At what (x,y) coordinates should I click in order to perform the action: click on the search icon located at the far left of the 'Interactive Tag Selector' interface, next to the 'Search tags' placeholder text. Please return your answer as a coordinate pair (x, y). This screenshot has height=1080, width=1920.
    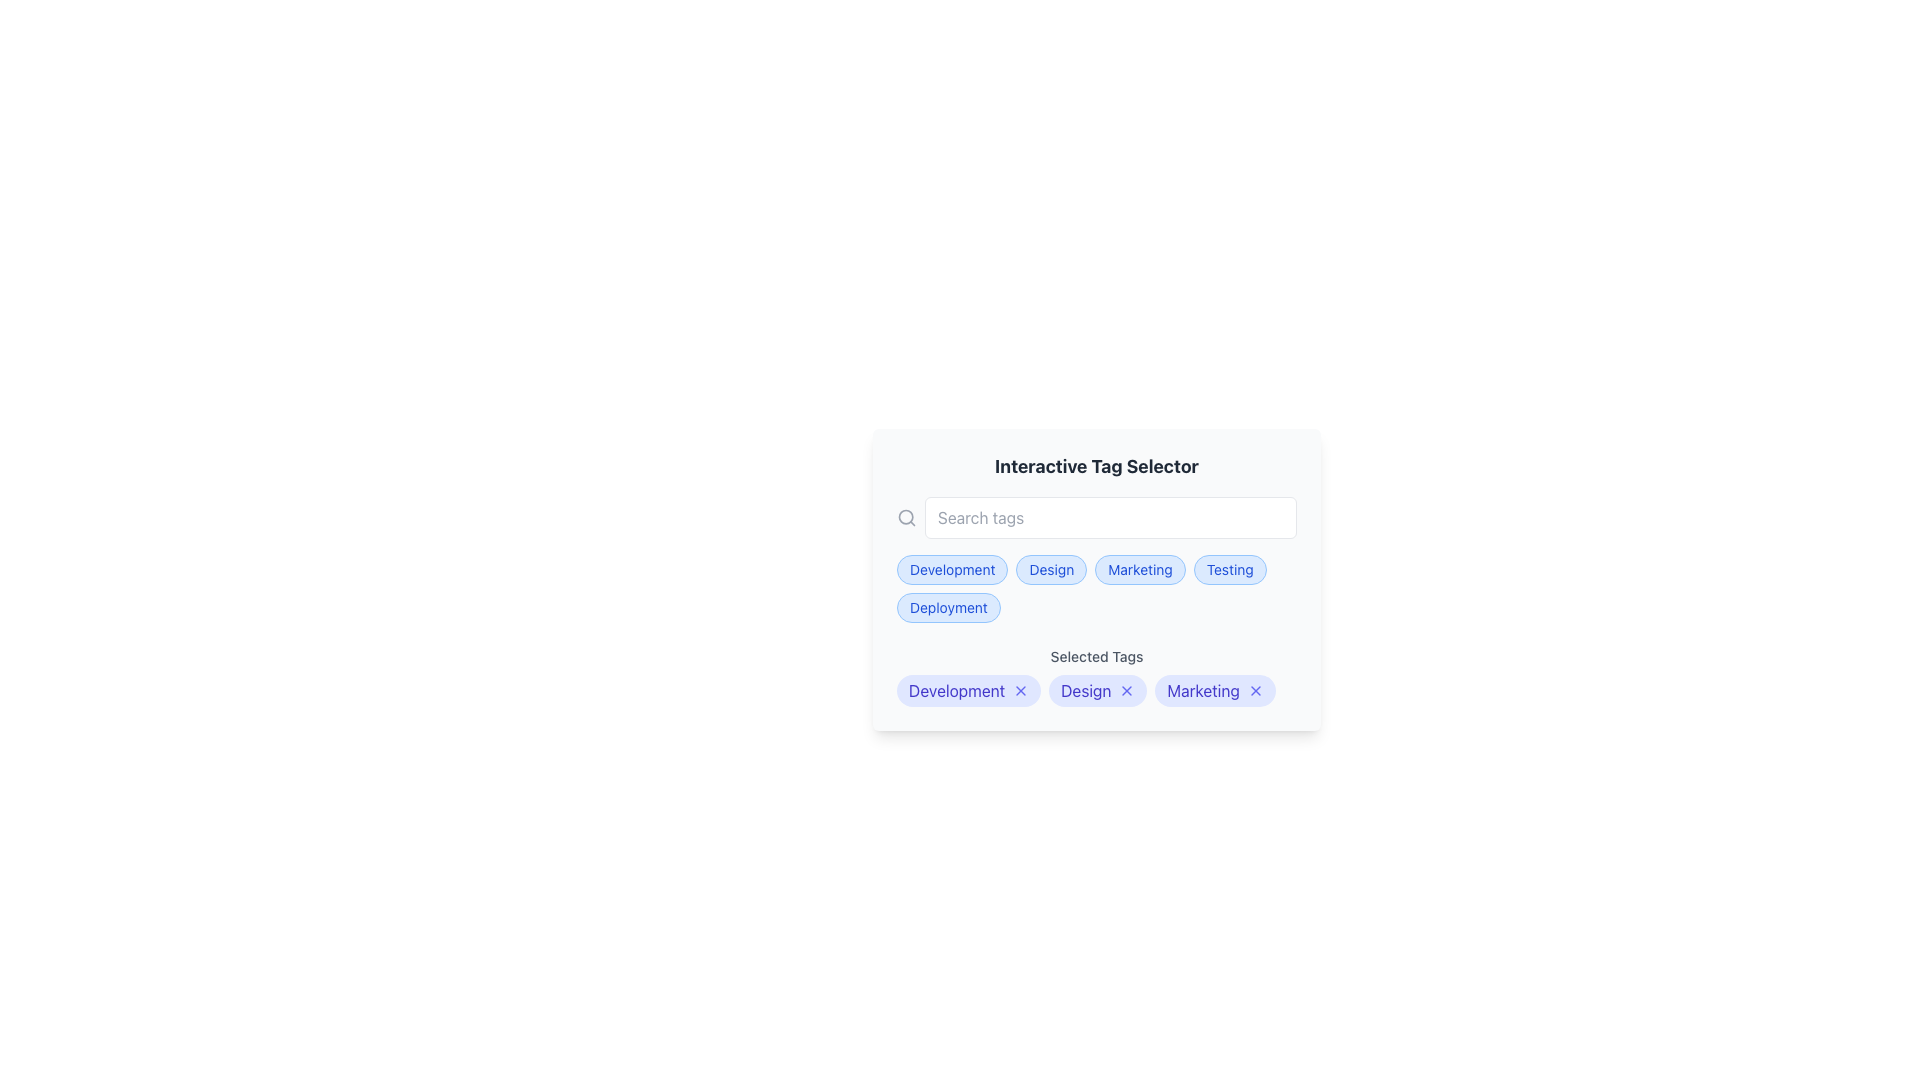
    Looking at the image, I should click on (906, 516).